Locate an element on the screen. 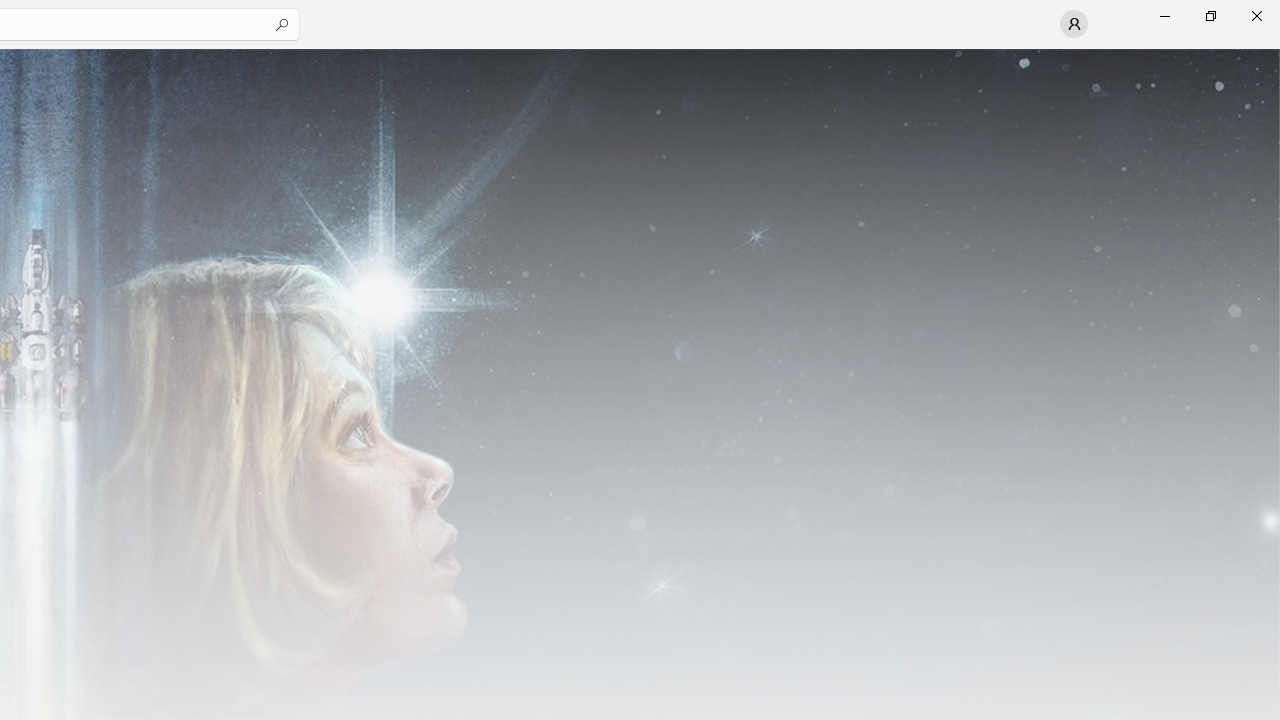  'User profile' is located at coordinates (1072, 24).